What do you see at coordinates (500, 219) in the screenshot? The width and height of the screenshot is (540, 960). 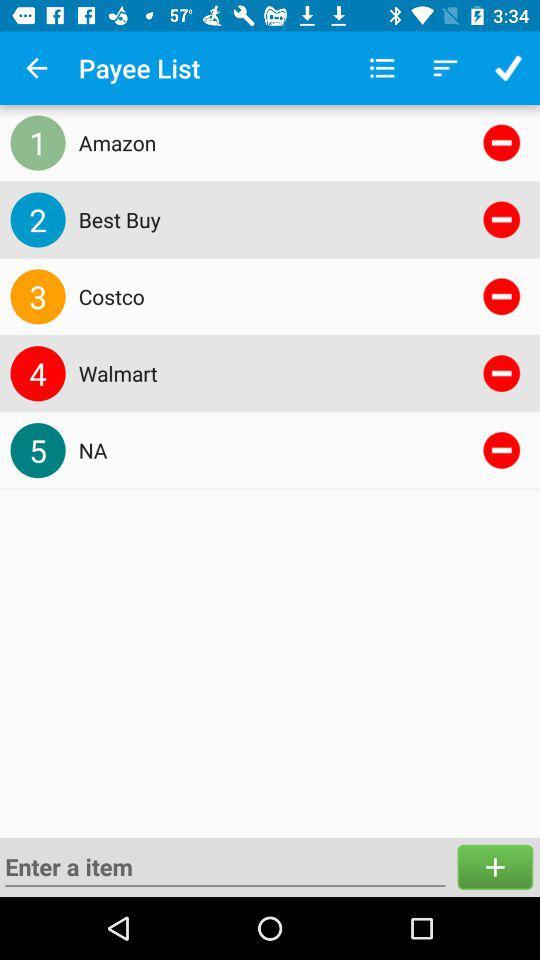 I see `delete item` at bounding box center [500, 219].